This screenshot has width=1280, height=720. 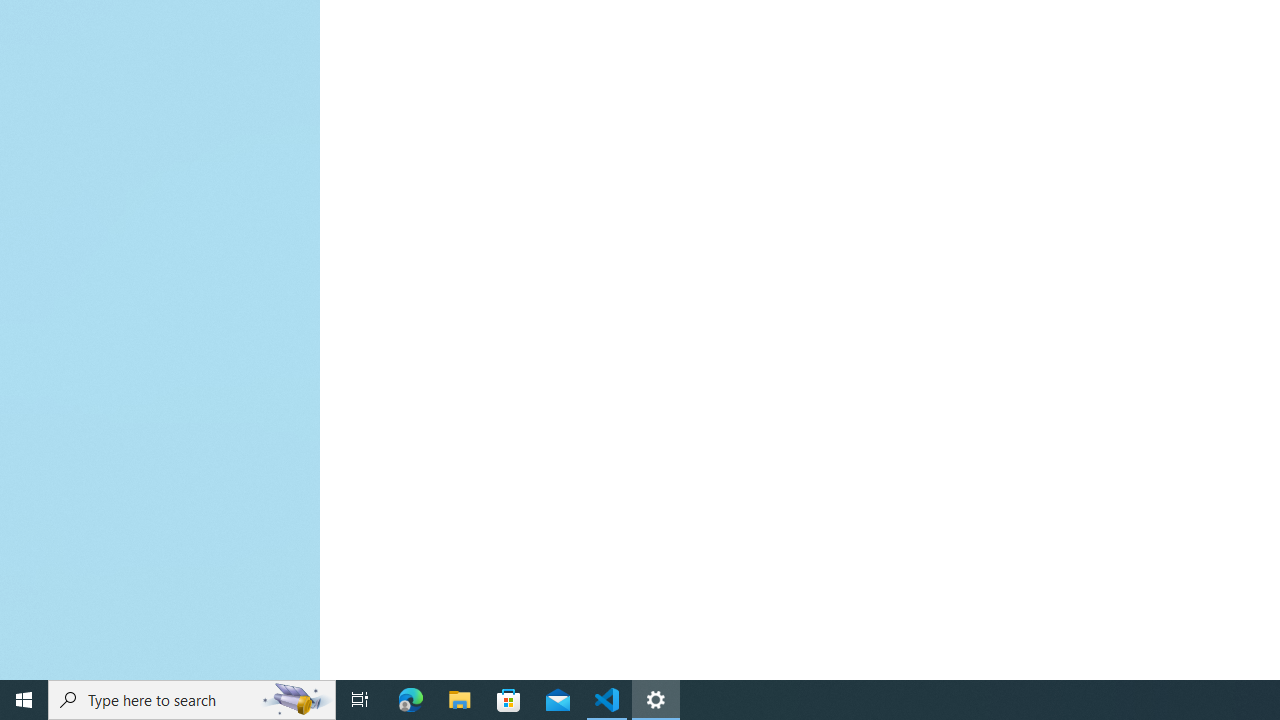 What do you see at coordinates (359, 698) in the screenshot?
I see `'Task View'` at bounding box center [359, 698].